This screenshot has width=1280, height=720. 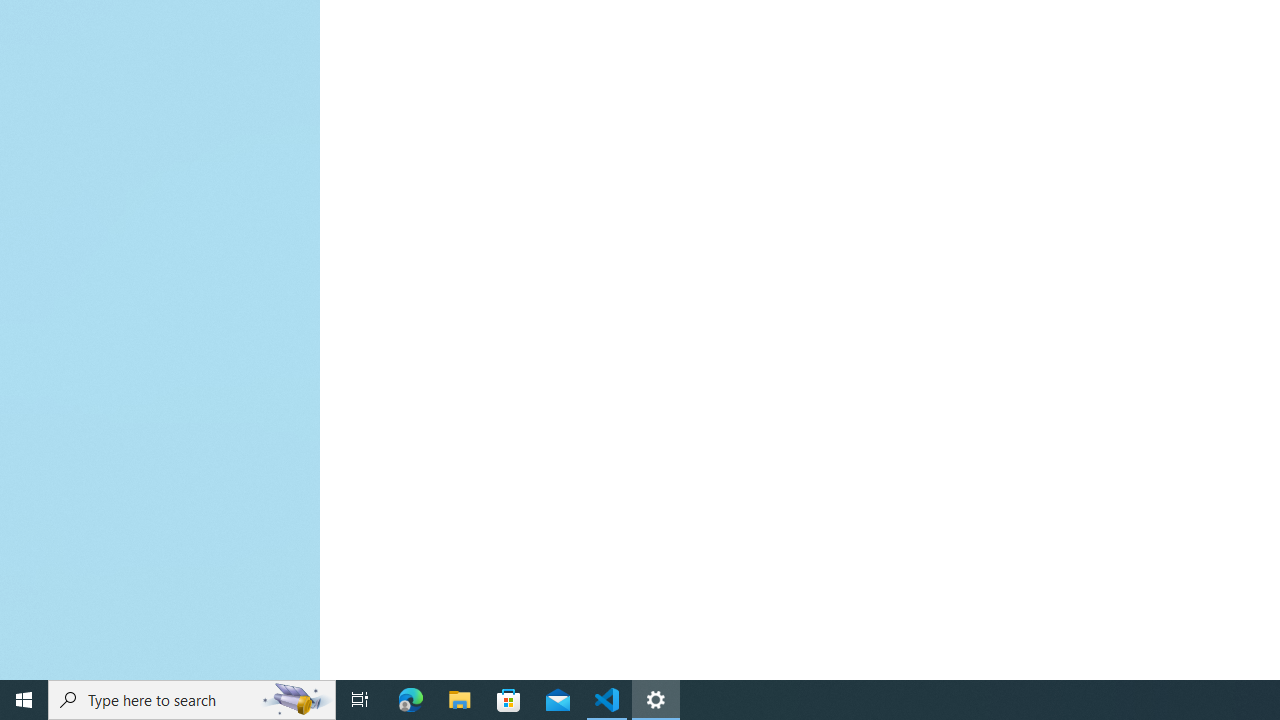 What do you see at coordinates (359, 698) in the screenshot?
I see `'Task View'` at bounding box center [359, 698].